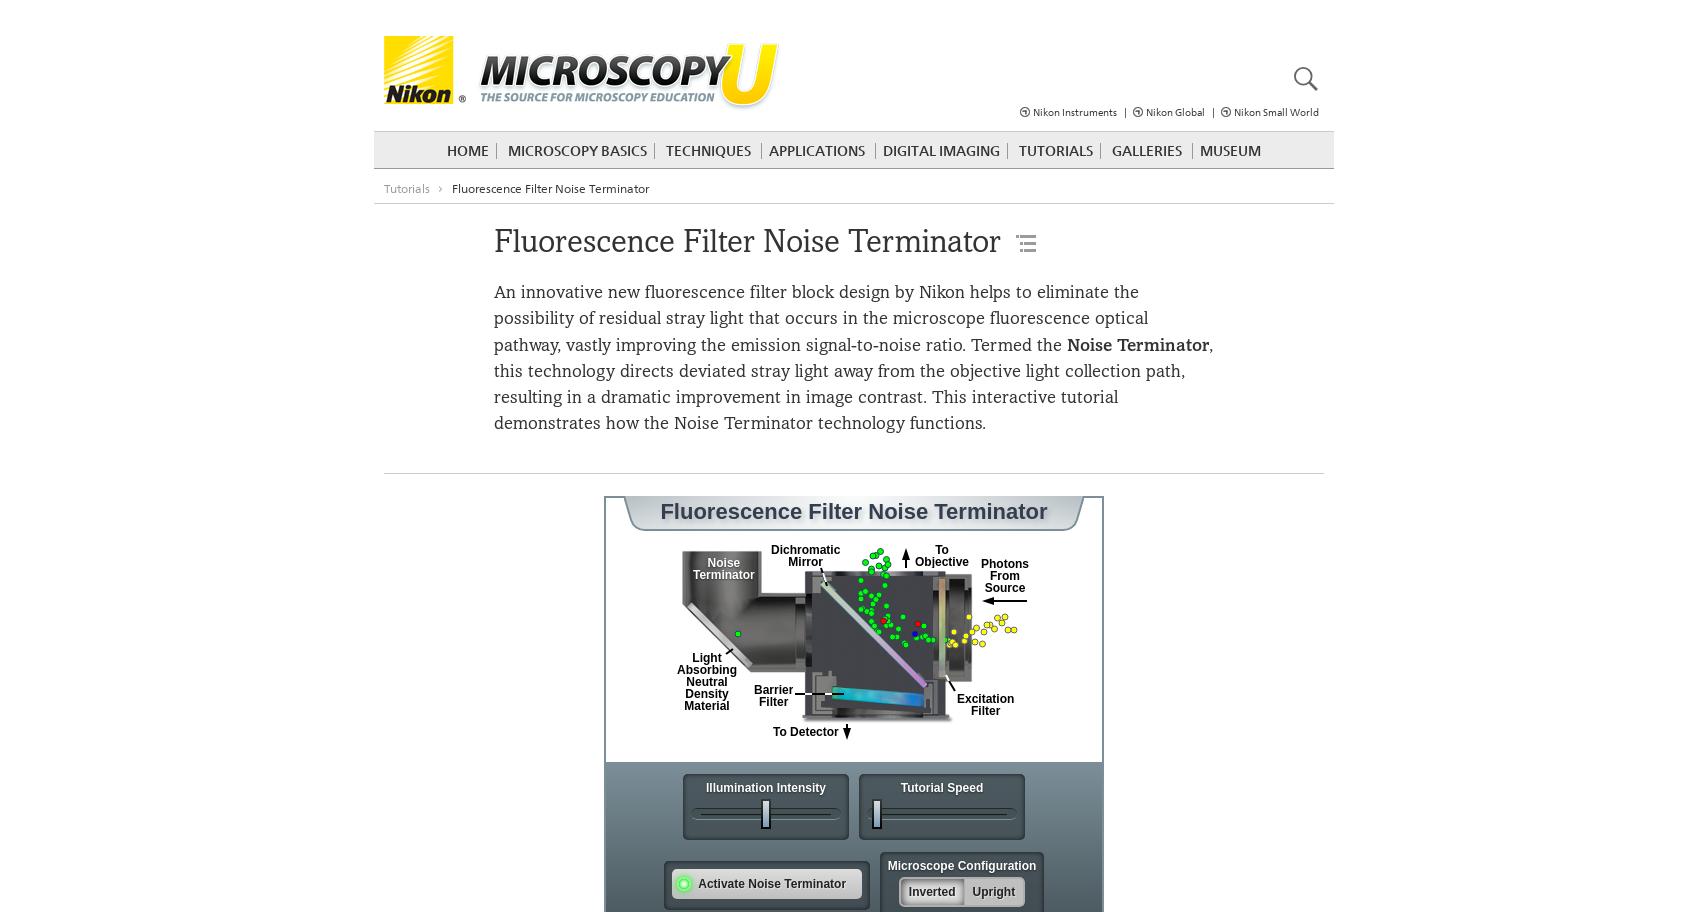  What do you see at coordinates (815, 149) in the screenshot?
I see `'Applications'` at bounding box center [815, 149].